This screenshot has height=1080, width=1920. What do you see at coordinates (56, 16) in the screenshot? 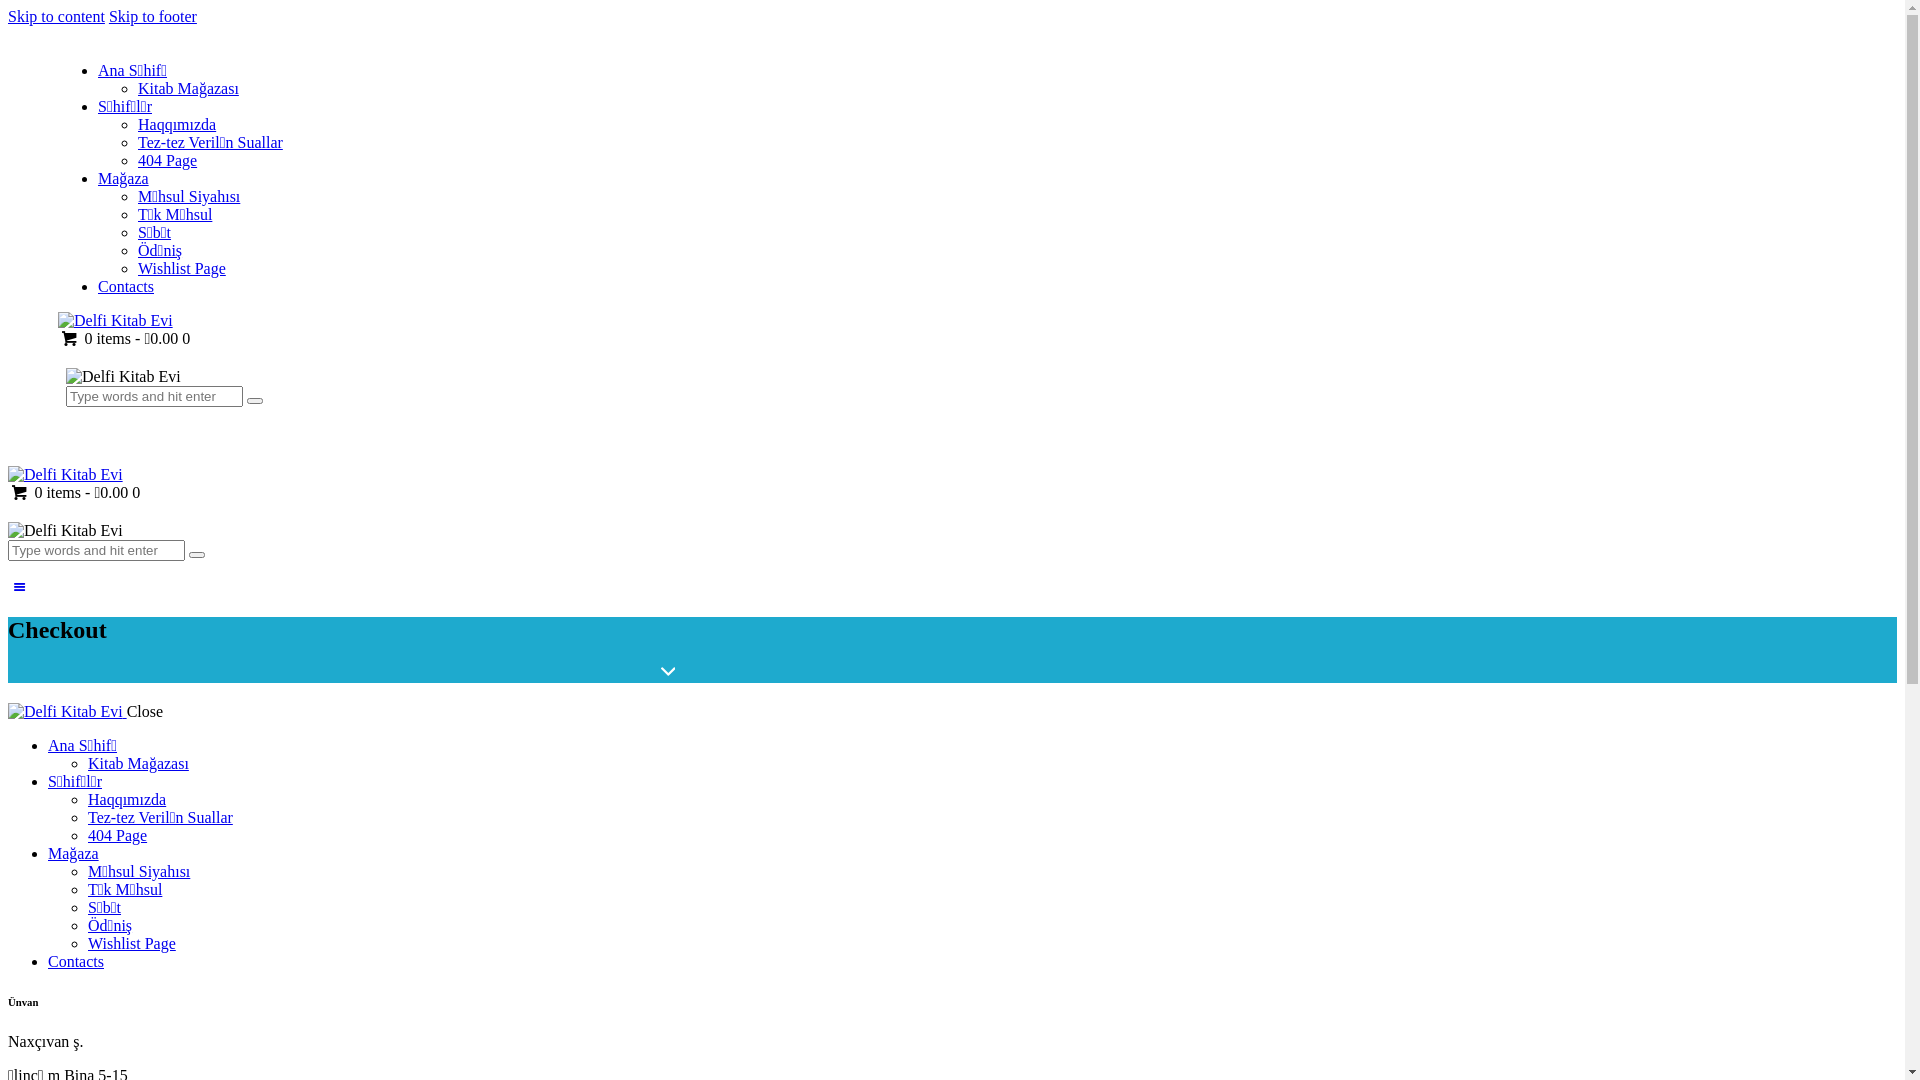
I see `'Skip to content'` at bounding box center [56, 16].